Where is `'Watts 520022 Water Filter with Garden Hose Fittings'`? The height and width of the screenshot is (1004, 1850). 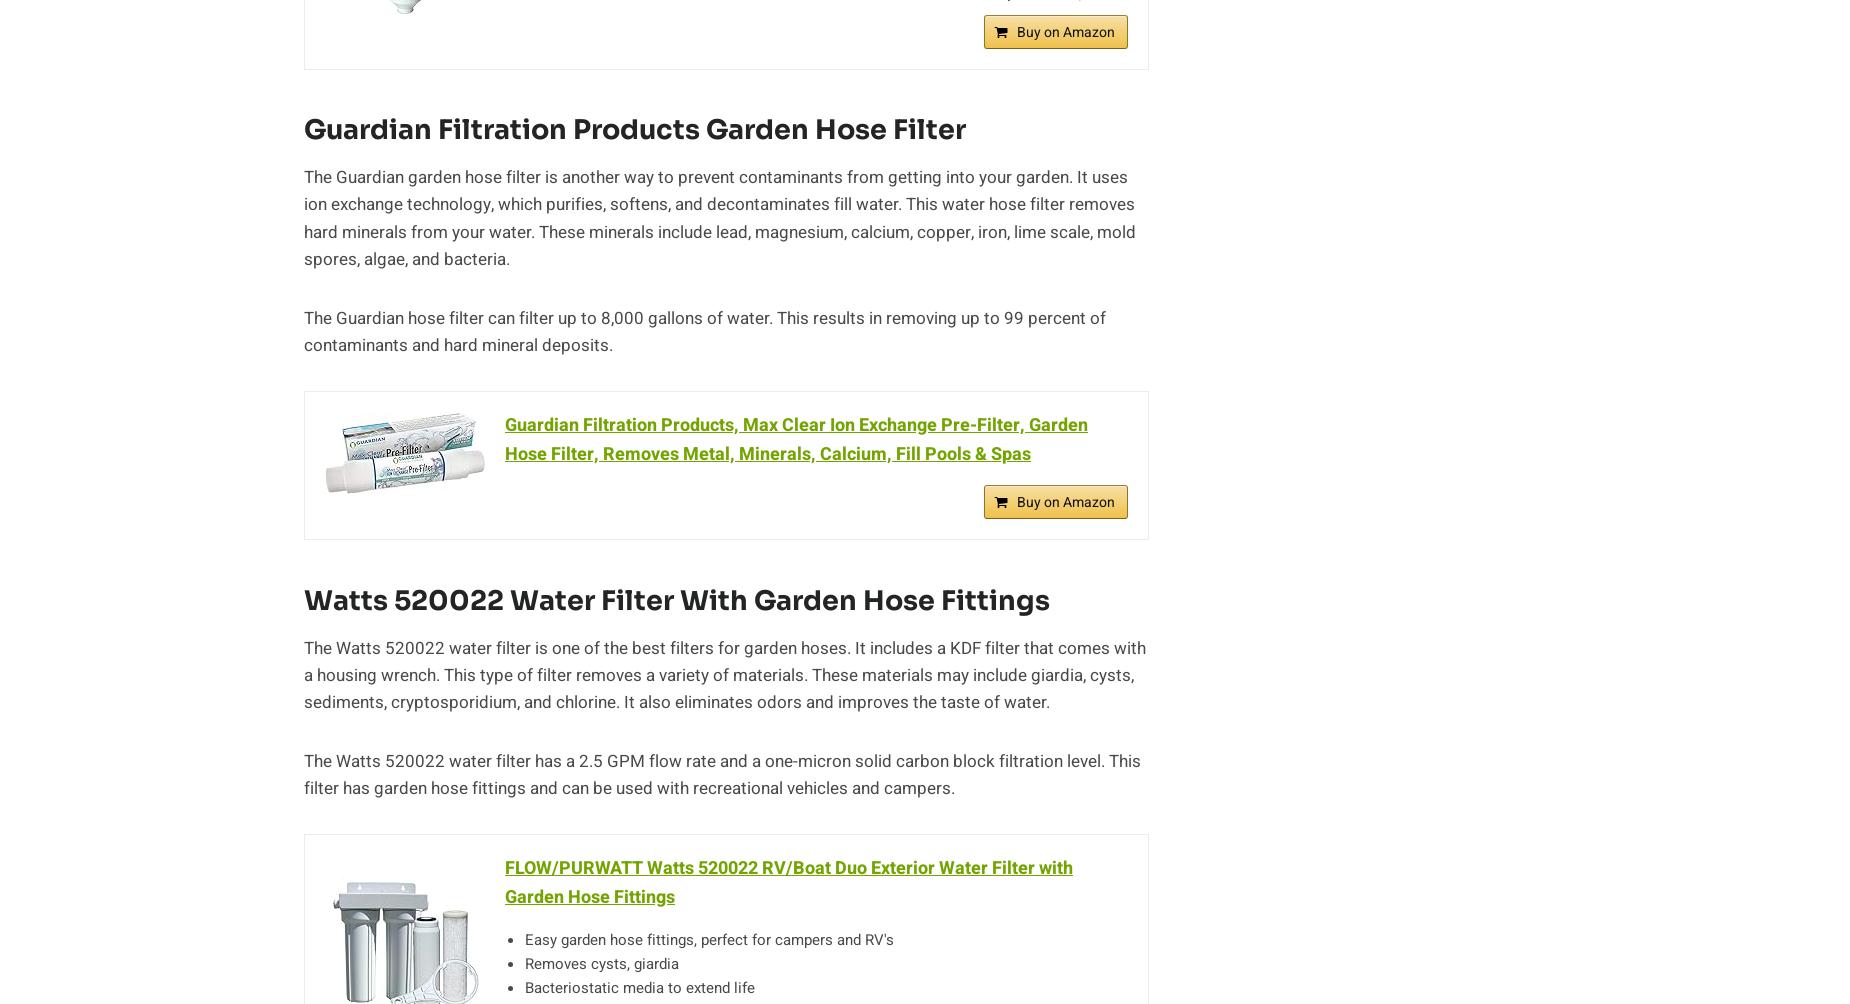
'Watts 520022 Water Filter with Garden Hose Fittings' is located at coordinates (676, 599).